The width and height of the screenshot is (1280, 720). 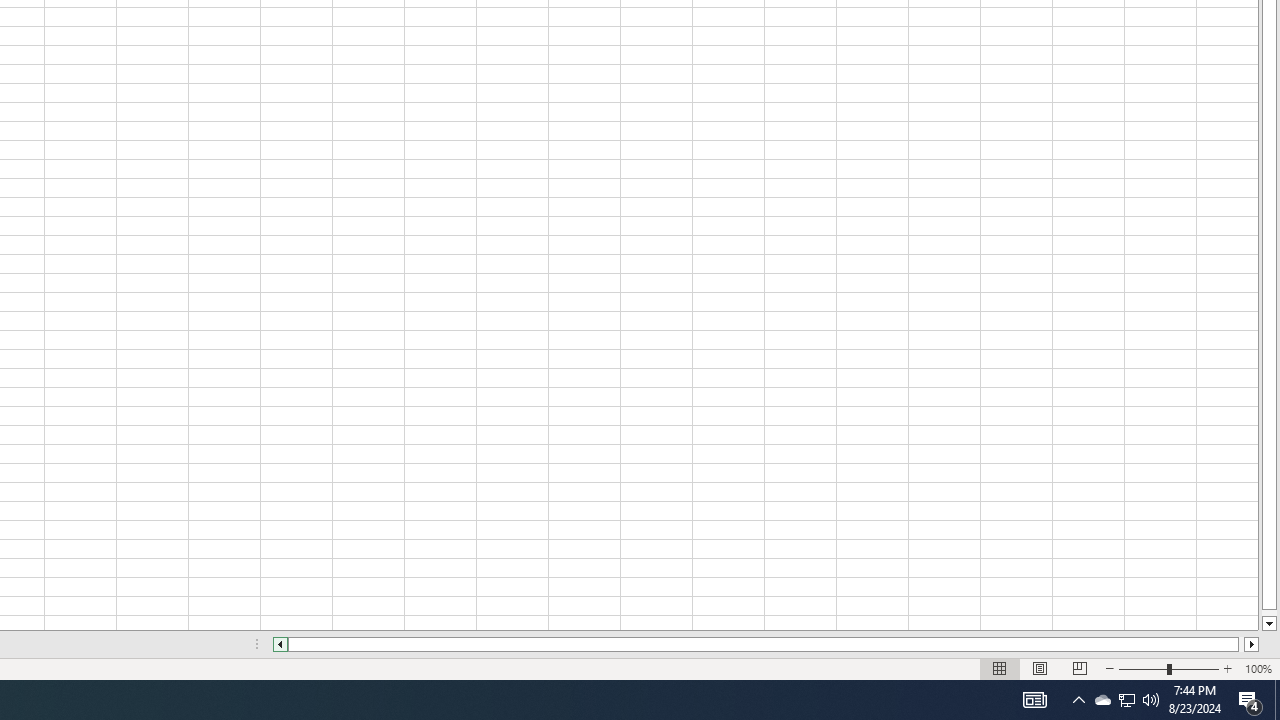 I want to click on 'Page right', so click(x=1240, y=644).